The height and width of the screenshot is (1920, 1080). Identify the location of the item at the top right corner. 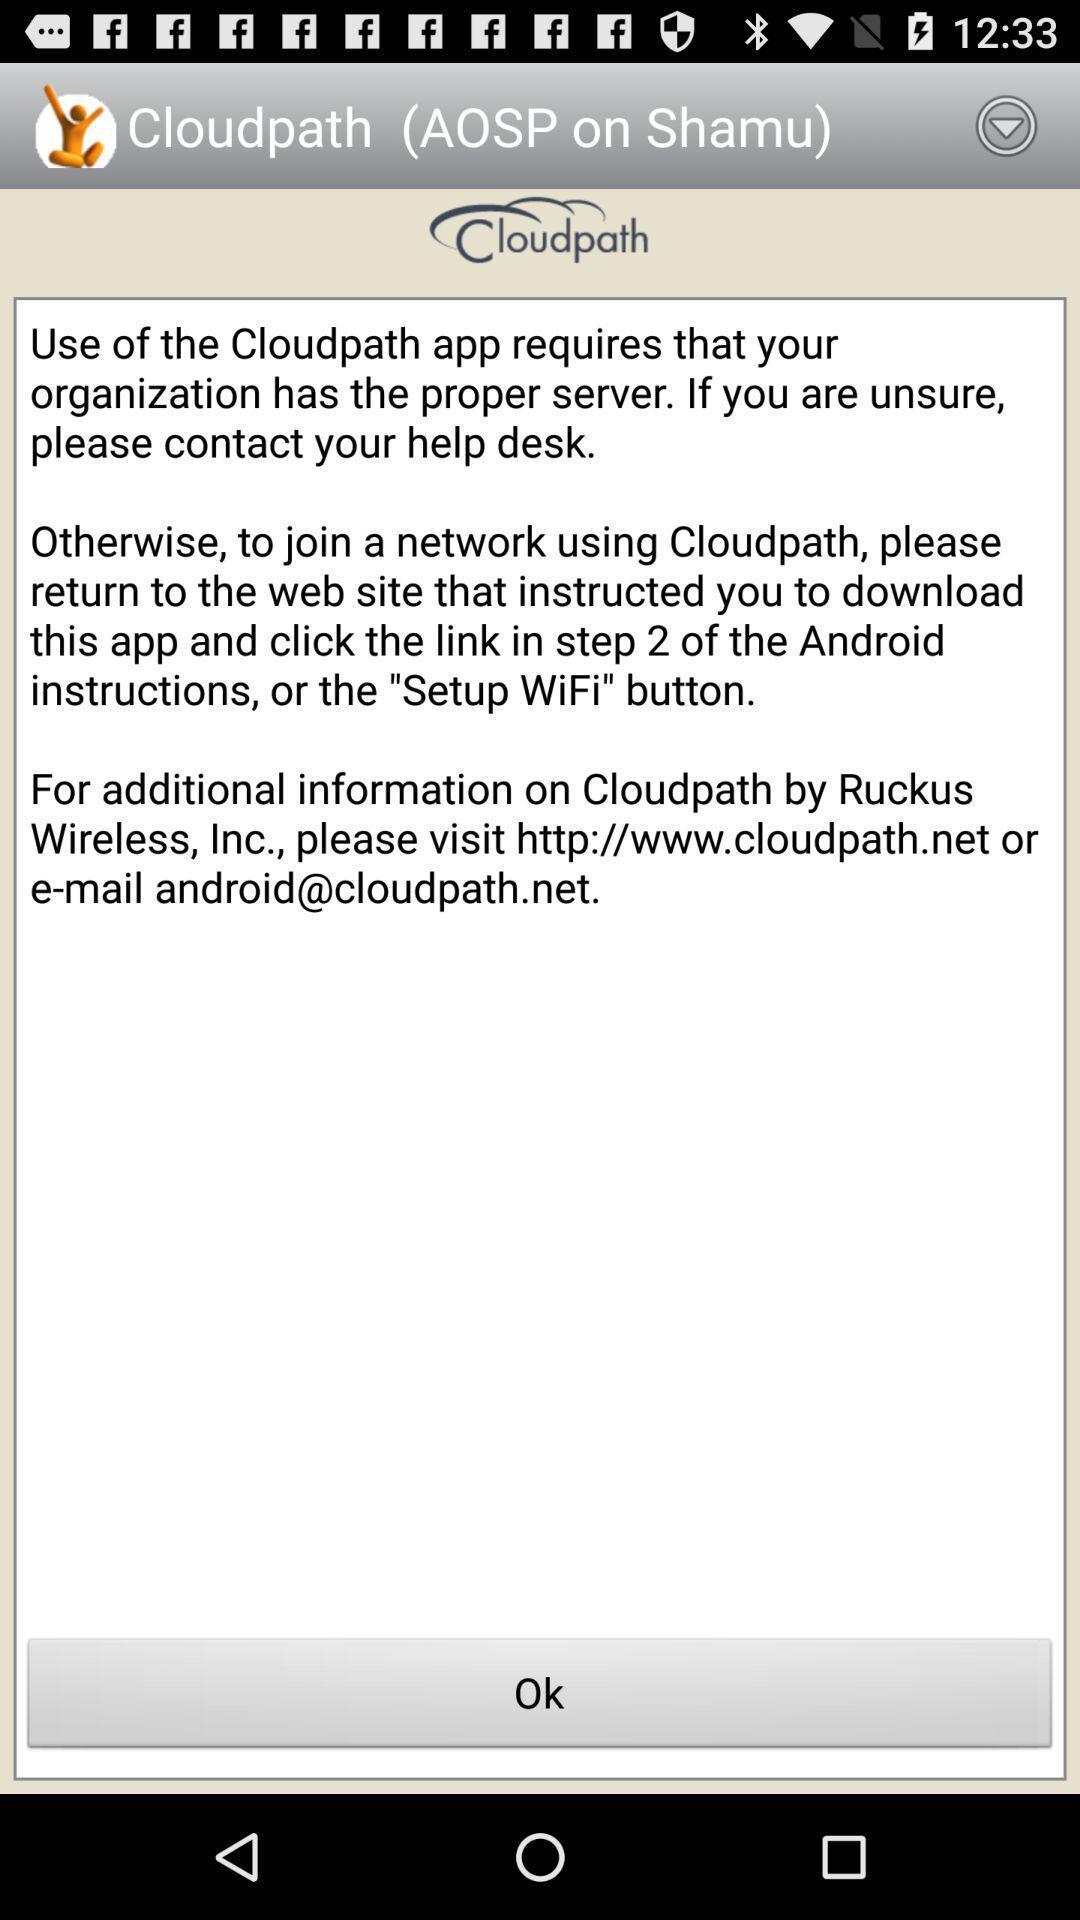
(1006, 124).